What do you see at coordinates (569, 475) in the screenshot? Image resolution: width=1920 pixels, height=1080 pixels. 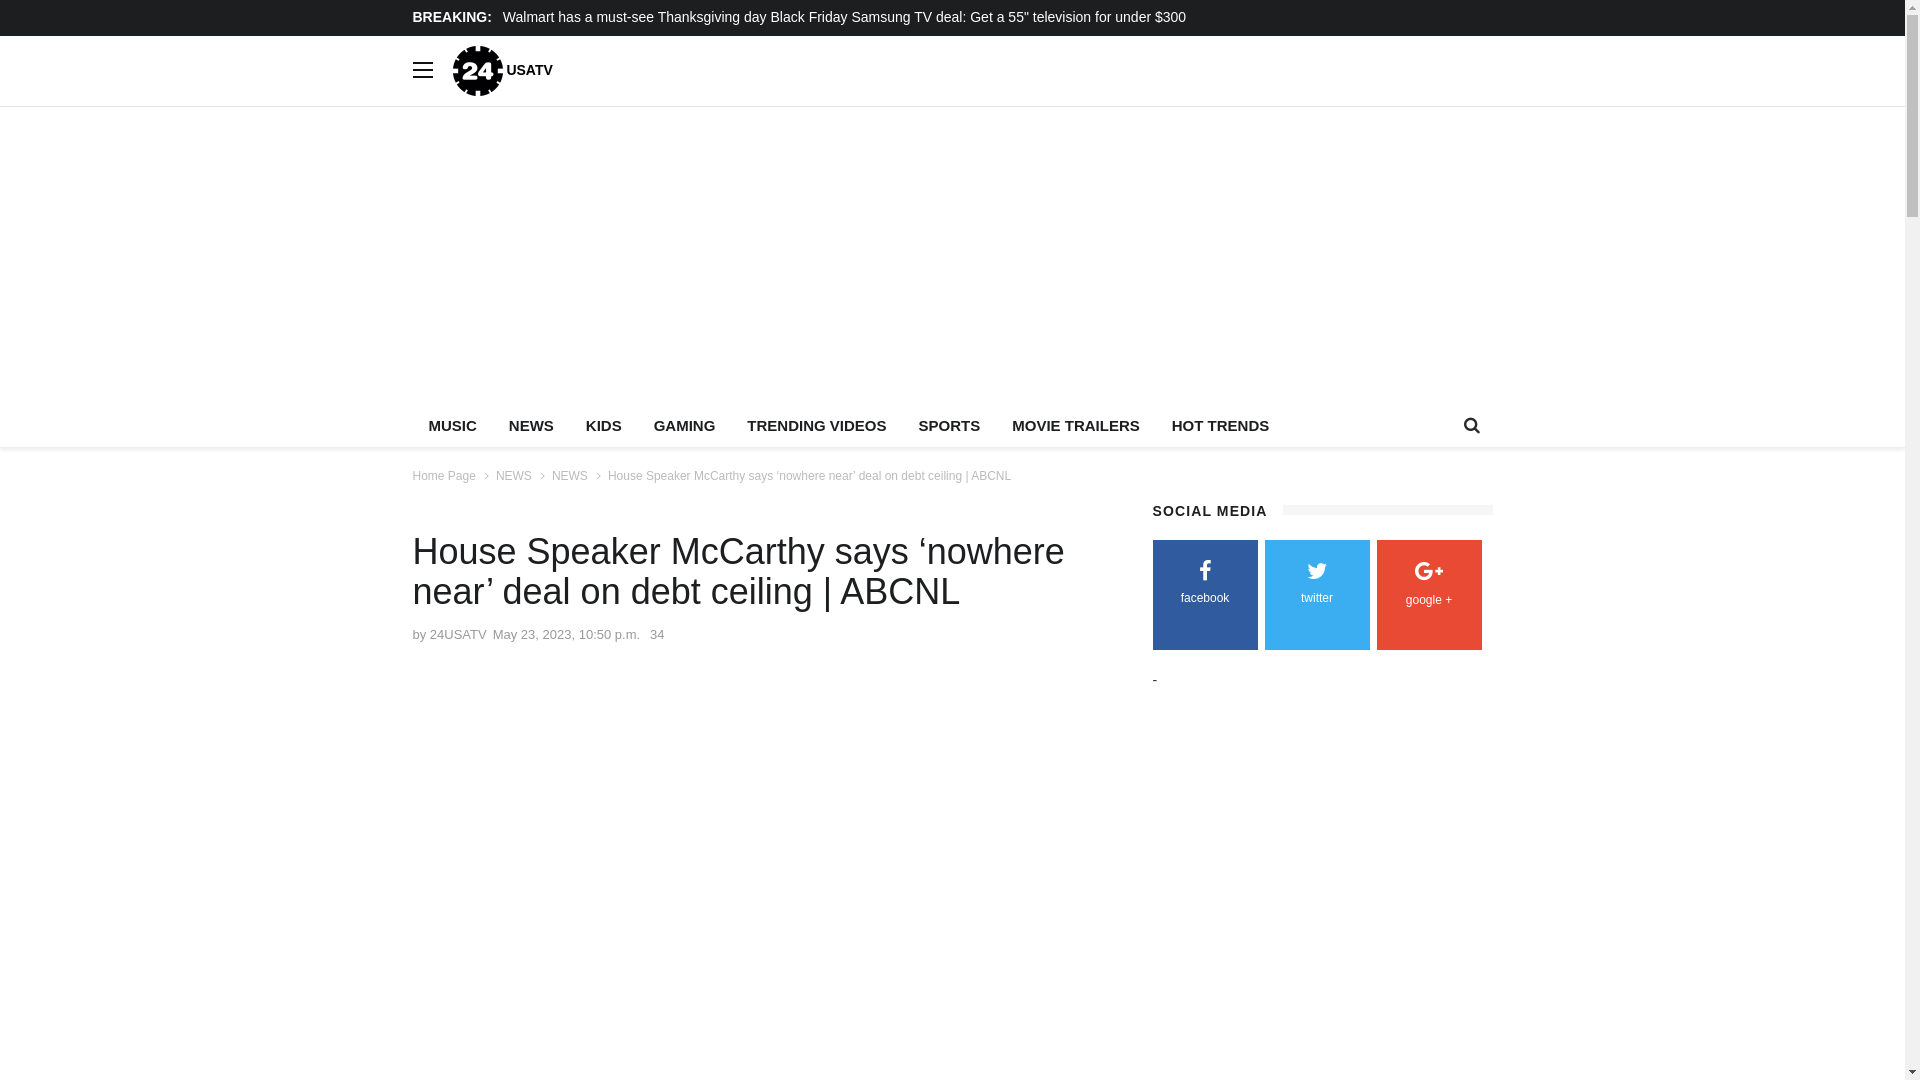 I see `'NEWS'` at bounding box center [569, 475].